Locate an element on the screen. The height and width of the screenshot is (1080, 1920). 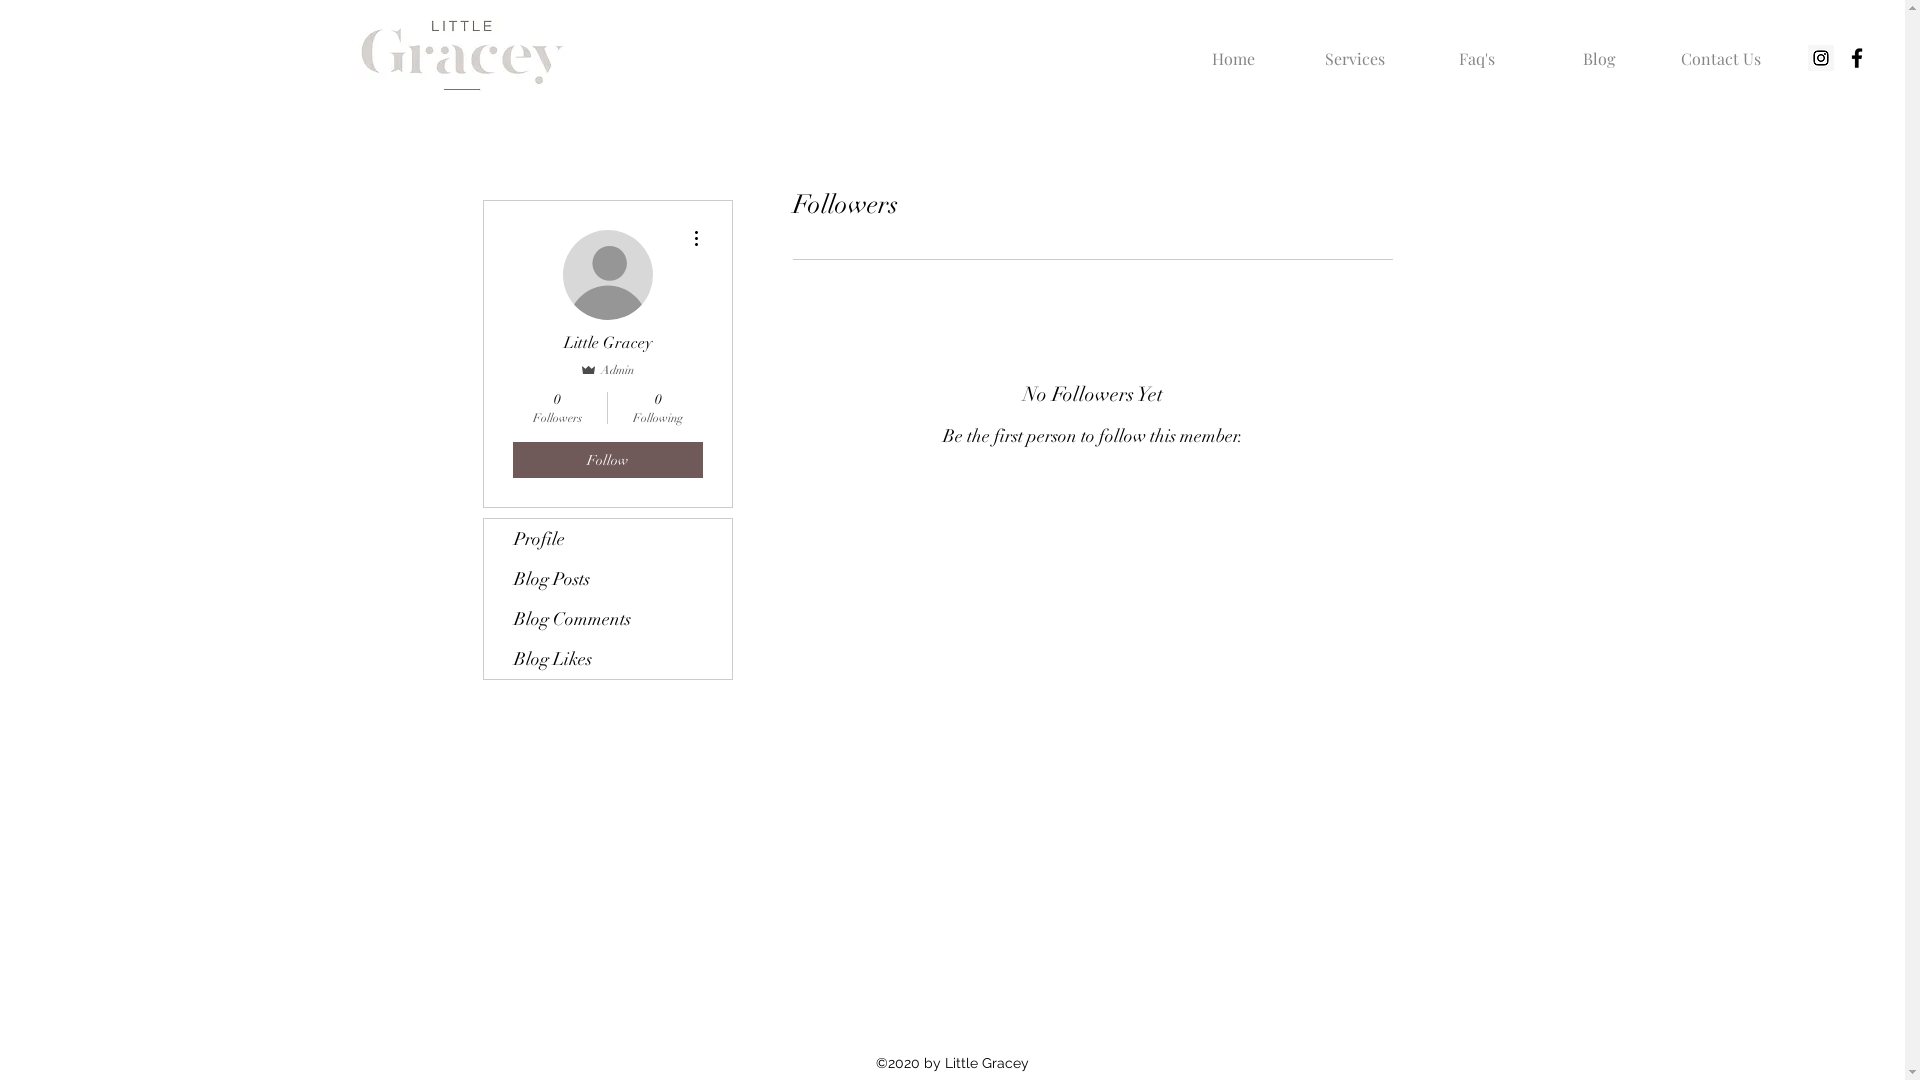
'Profile' is located at coordinates (607, 538).